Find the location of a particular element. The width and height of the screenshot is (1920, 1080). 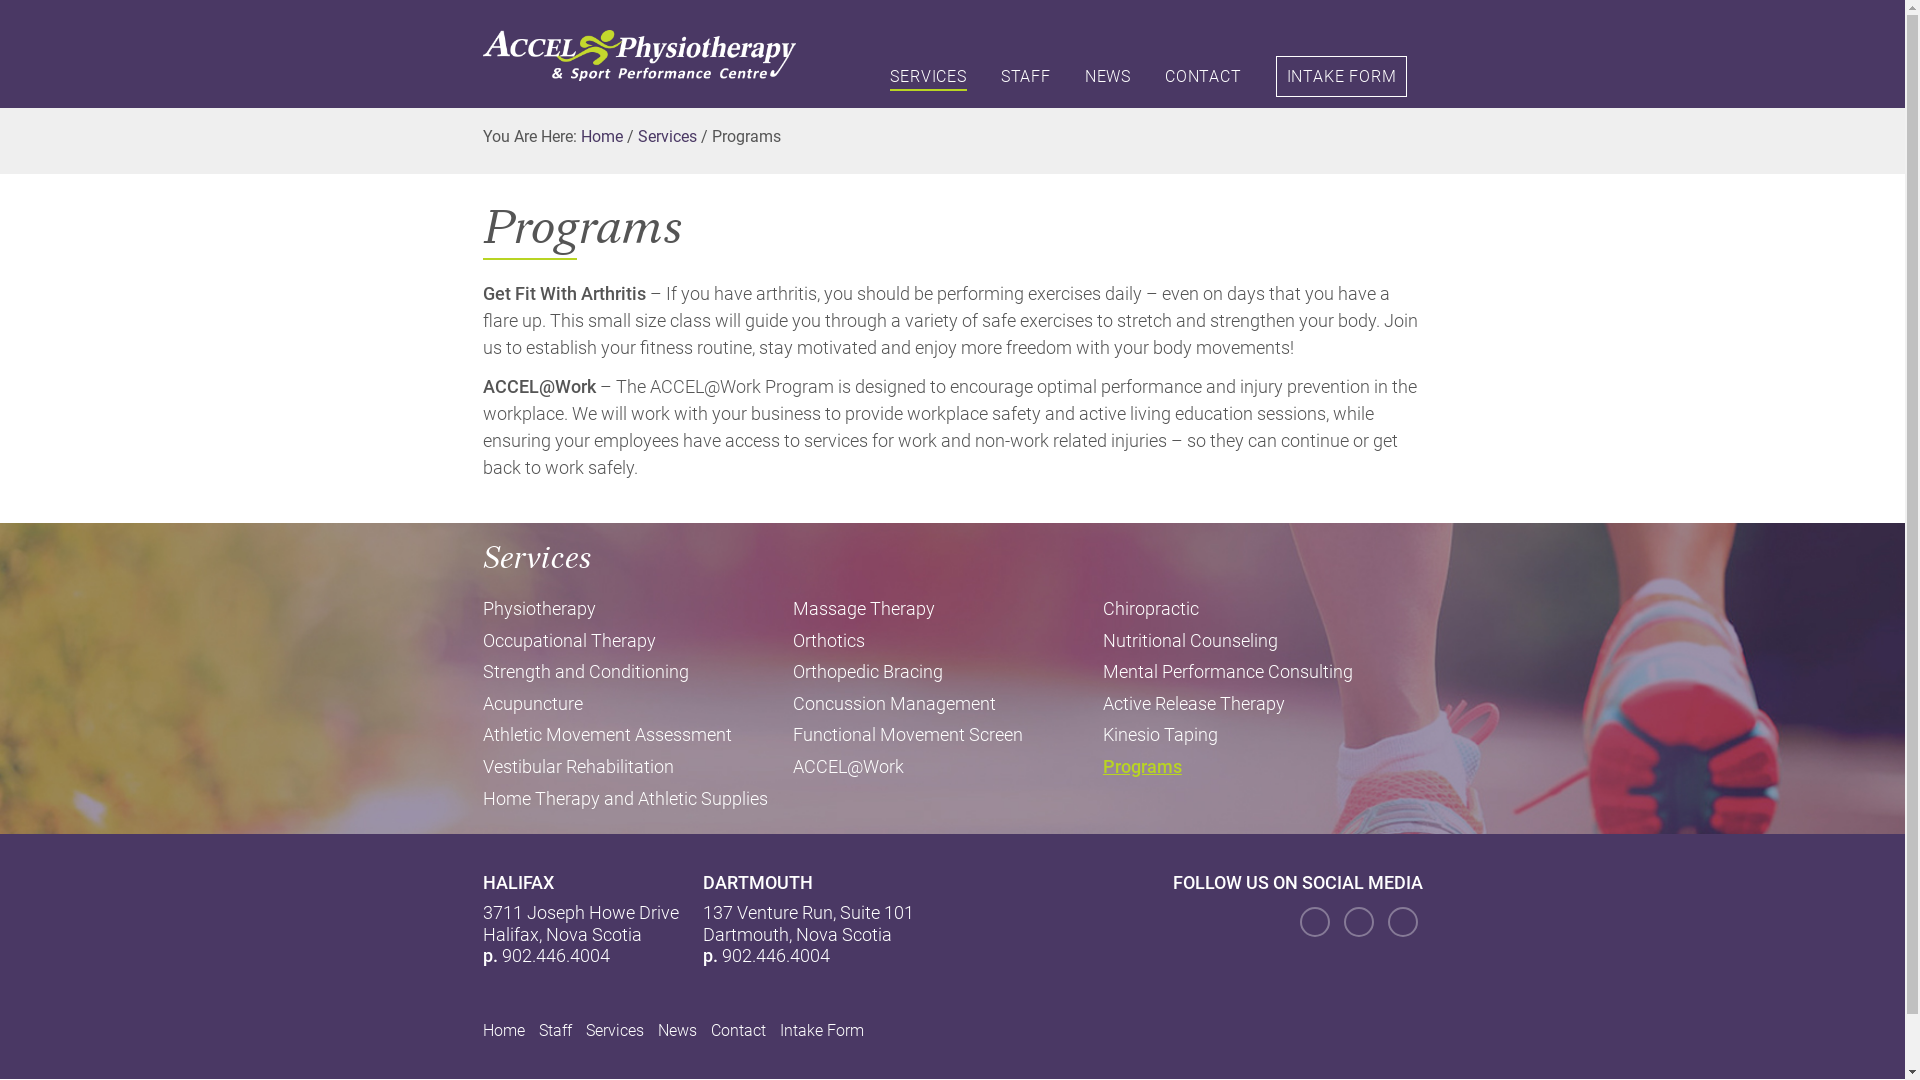

'INTAKE FORM' is located at coordinates (1342, 75).